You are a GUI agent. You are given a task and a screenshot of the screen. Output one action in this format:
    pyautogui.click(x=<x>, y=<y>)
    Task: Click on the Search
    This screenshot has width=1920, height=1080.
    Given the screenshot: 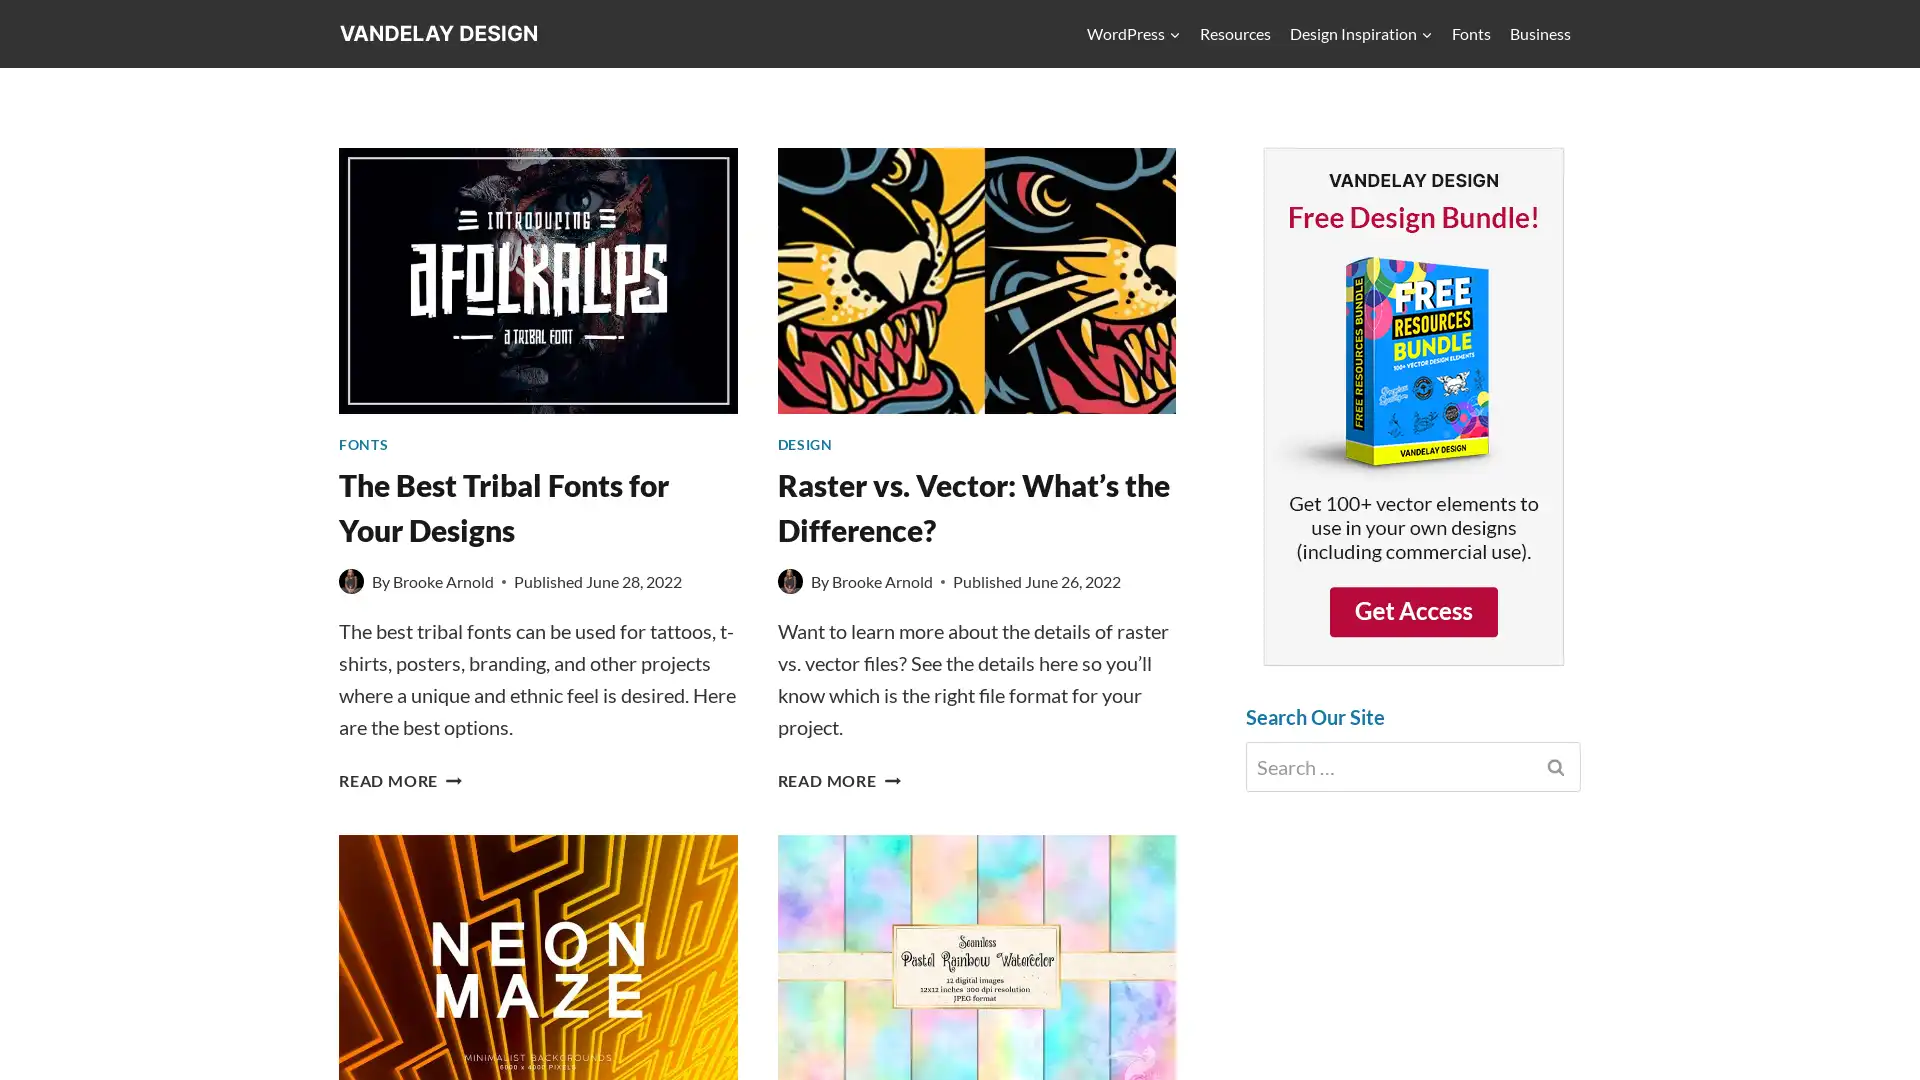 What is the action you would take?
    pyautogui.click(x=1554, y=766)
    